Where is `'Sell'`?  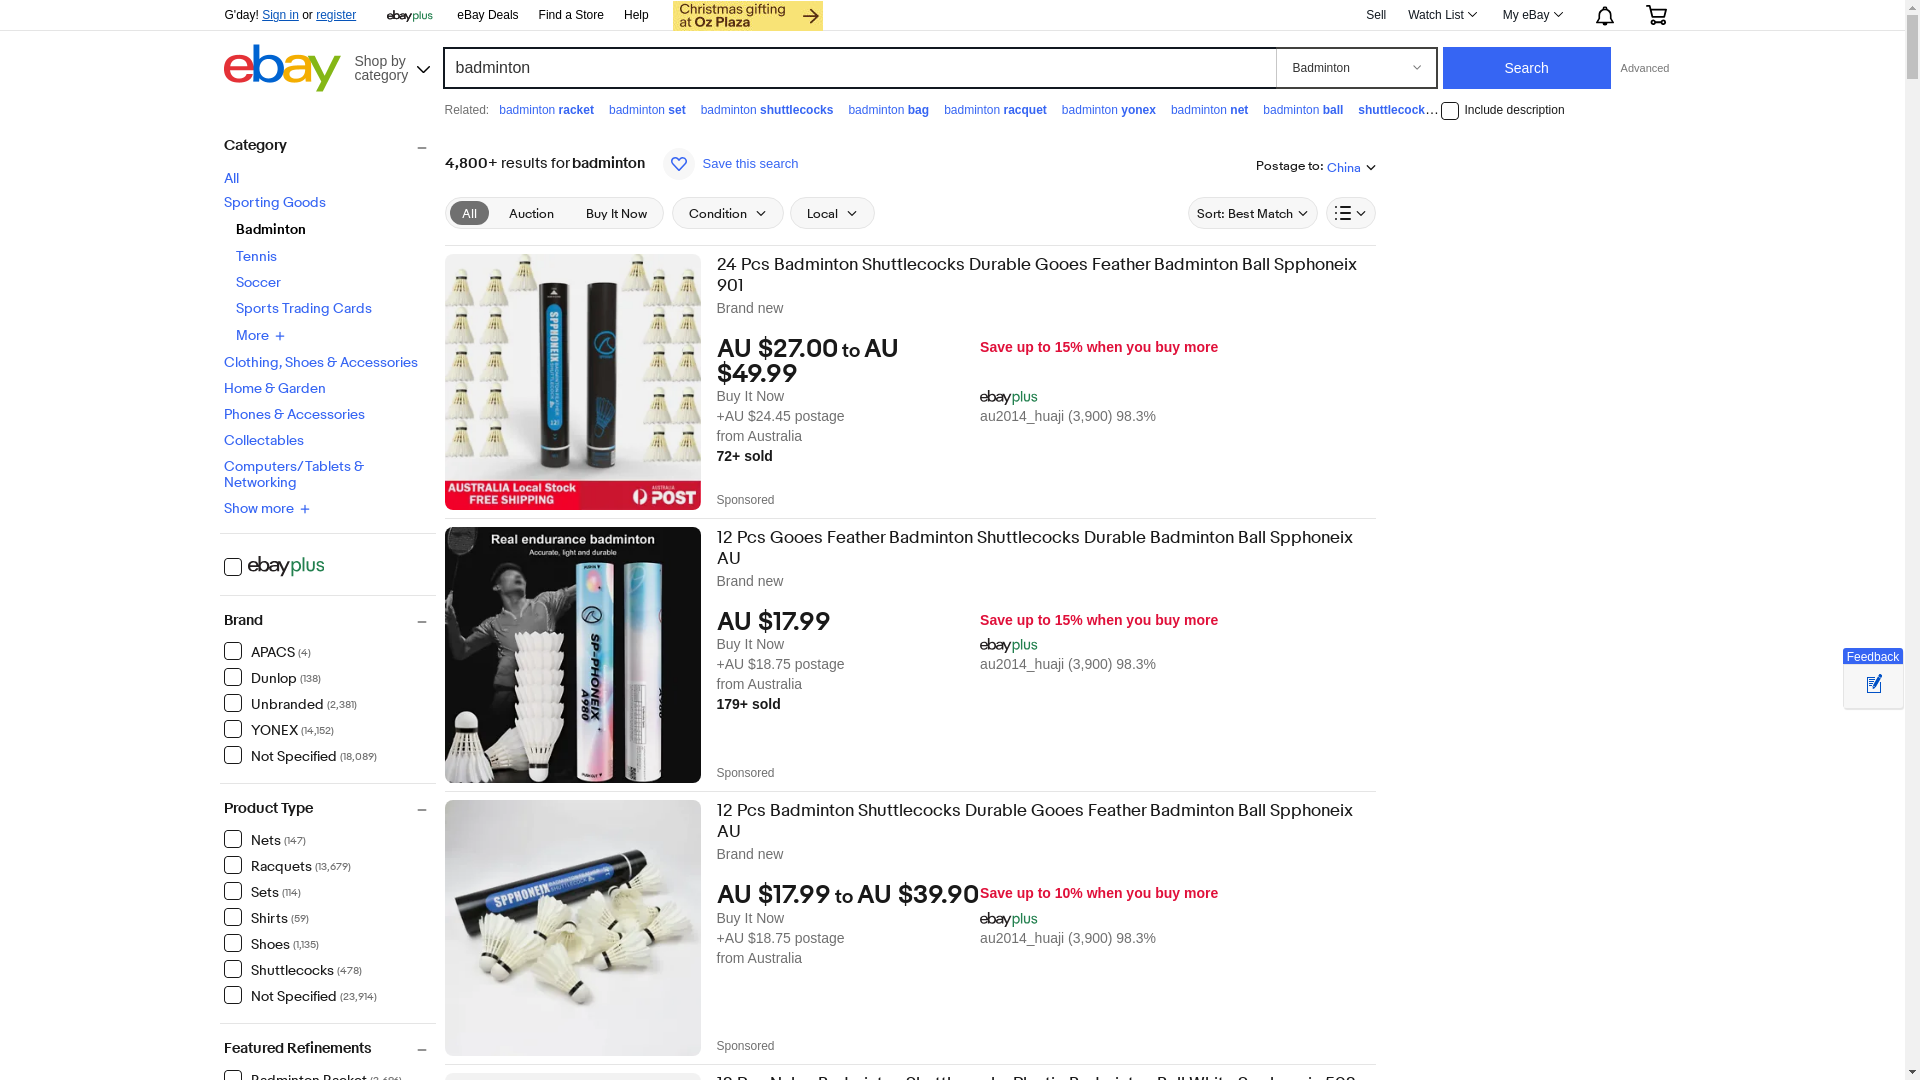
'Sell' is located at coordinates (1375, 15).